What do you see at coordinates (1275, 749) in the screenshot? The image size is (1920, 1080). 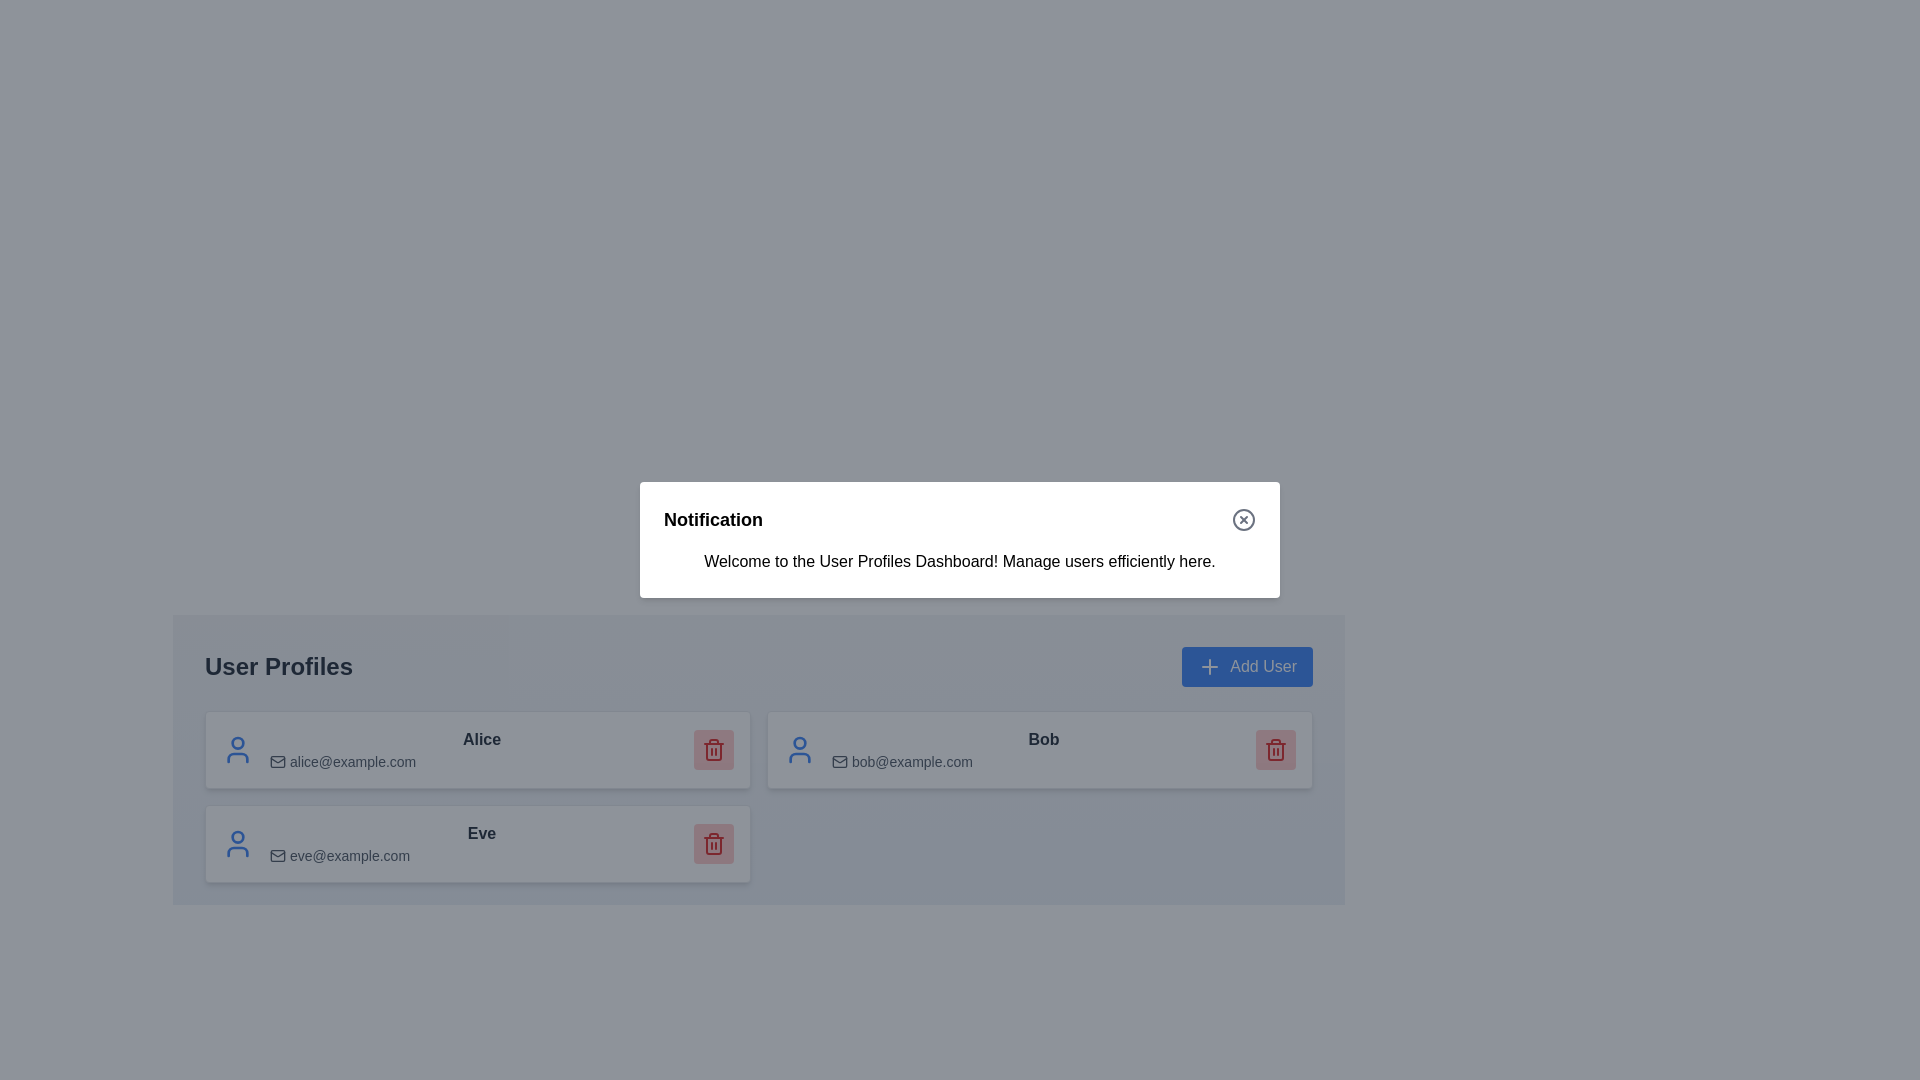 I see `the delete icon located at the far right of the user profile card for Bob to initiate the delete action` at bounding box center [1275, 749].